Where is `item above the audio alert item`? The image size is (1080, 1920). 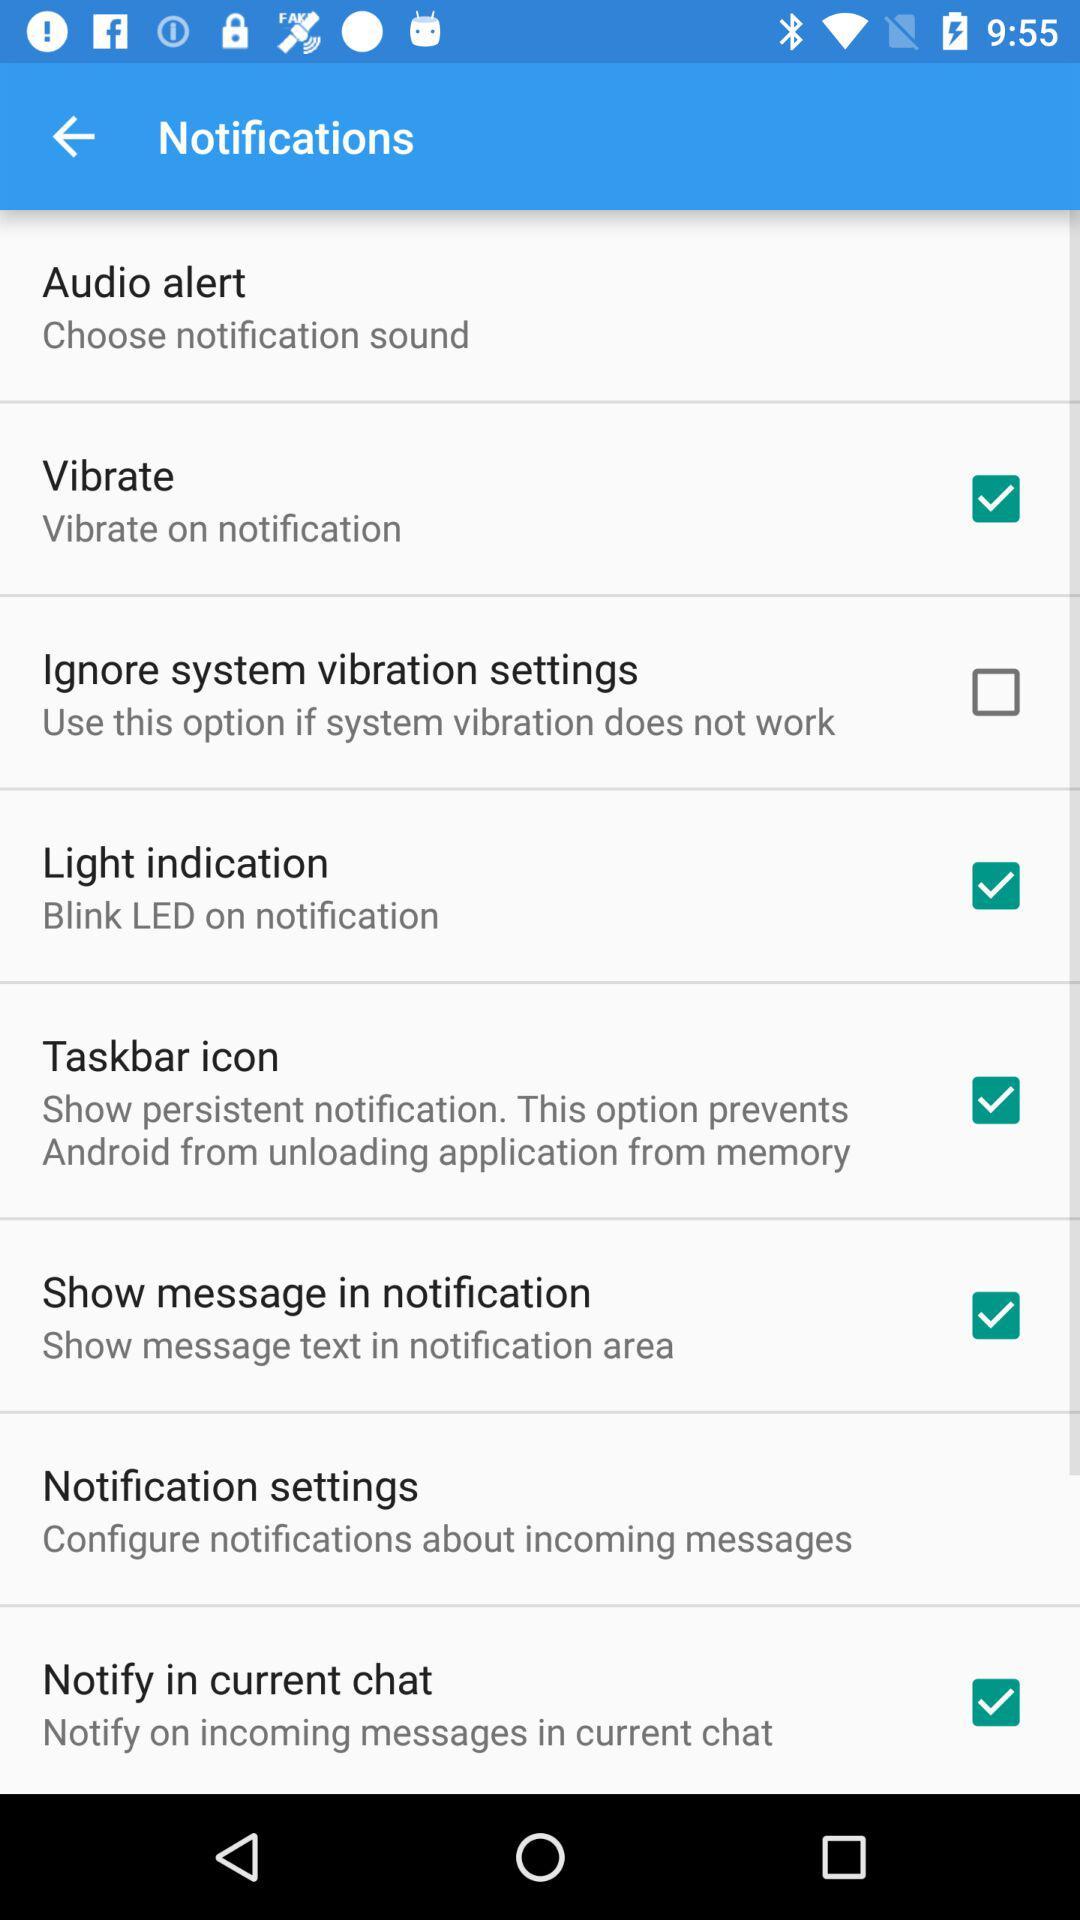 item above the audio alert item is located at coordinates (72, 135).